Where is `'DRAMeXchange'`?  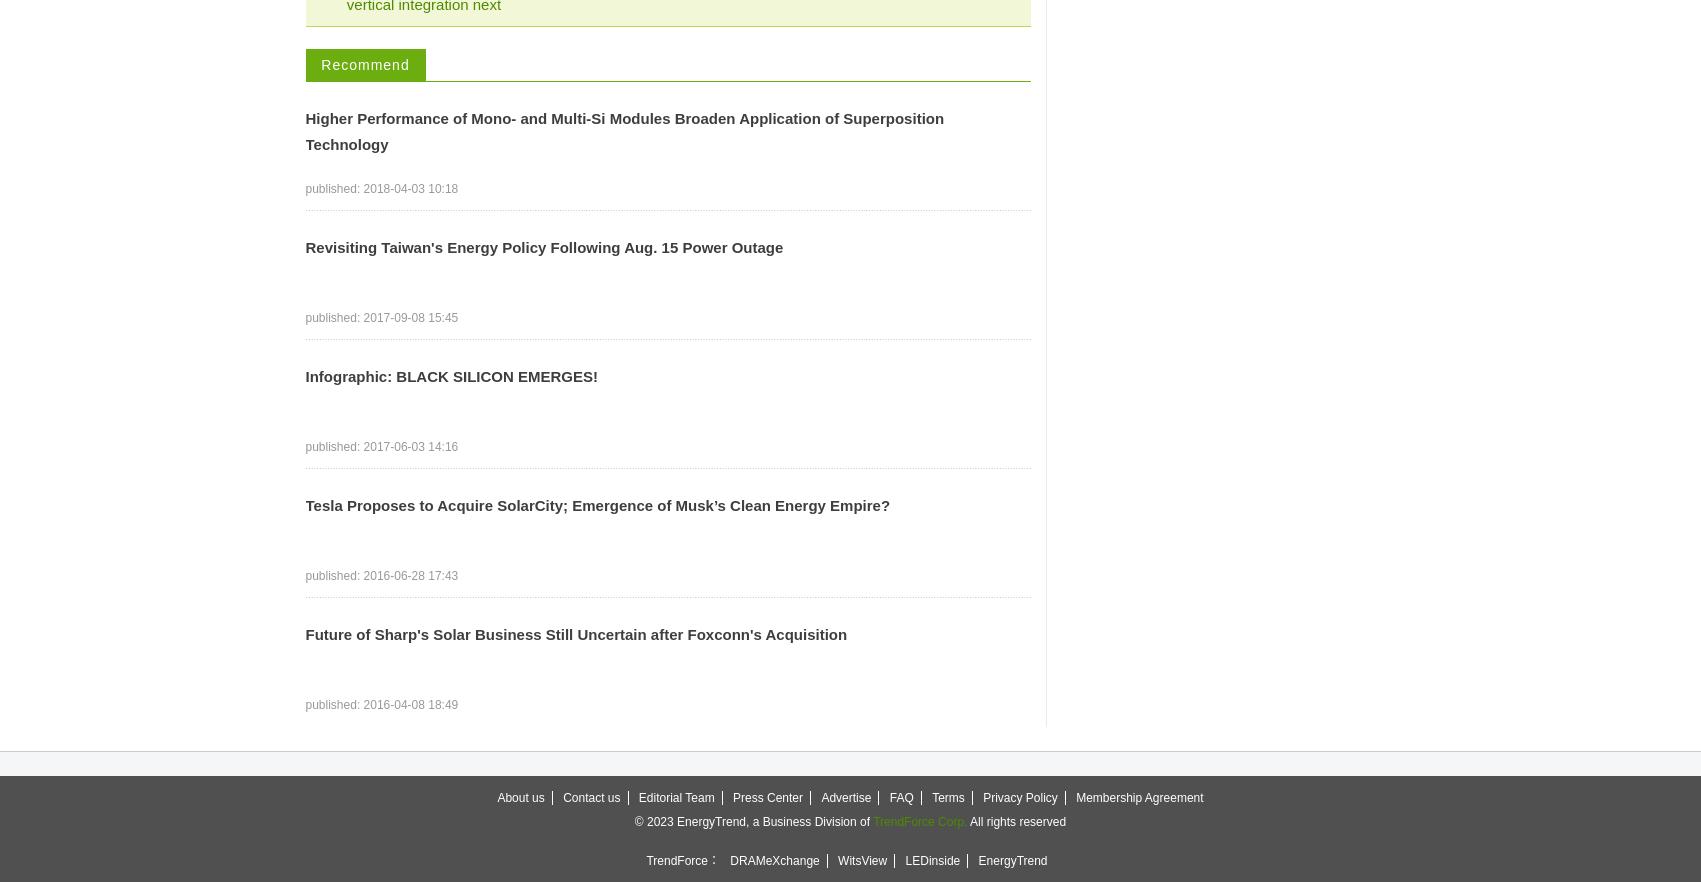
'DRAMeXchange' is located at coordinates (774, 860).